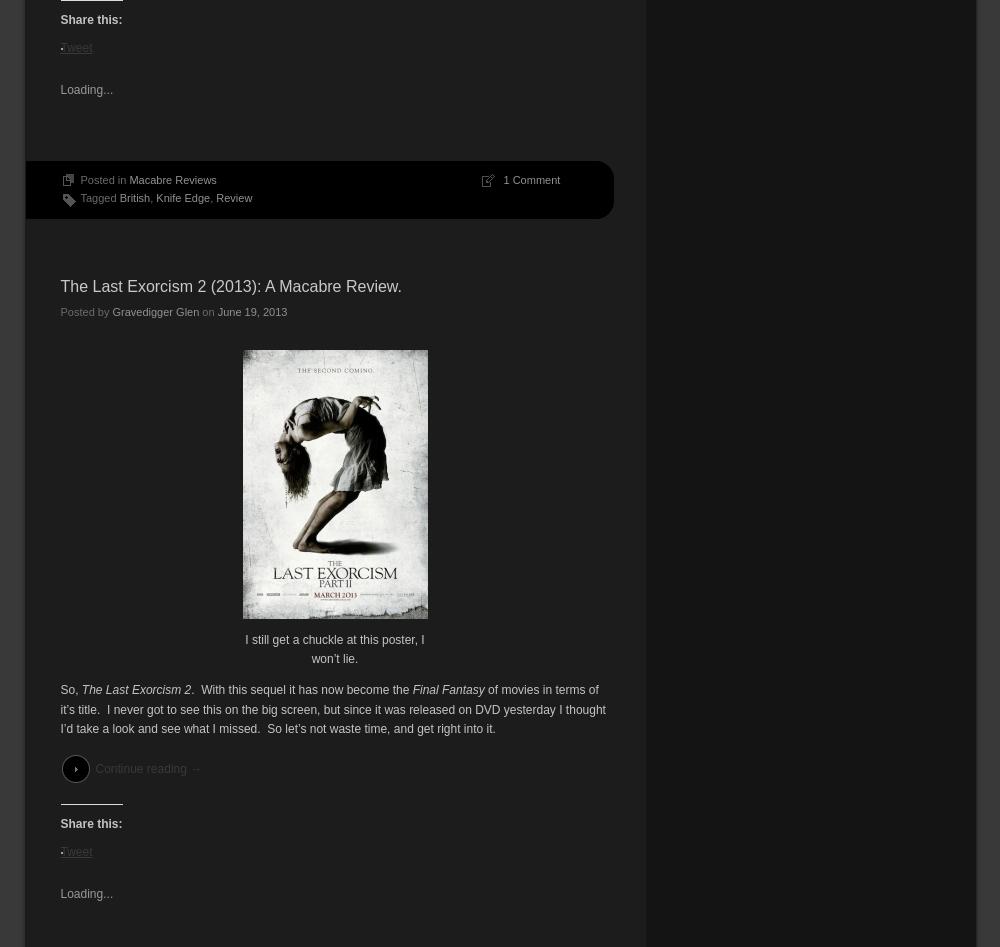 This screenshot has width=1000, height=947. What do you see at coordinates (447, 688) in the screenshot?
I see `'Final Fantasy'` at bounding box center [447, 688].